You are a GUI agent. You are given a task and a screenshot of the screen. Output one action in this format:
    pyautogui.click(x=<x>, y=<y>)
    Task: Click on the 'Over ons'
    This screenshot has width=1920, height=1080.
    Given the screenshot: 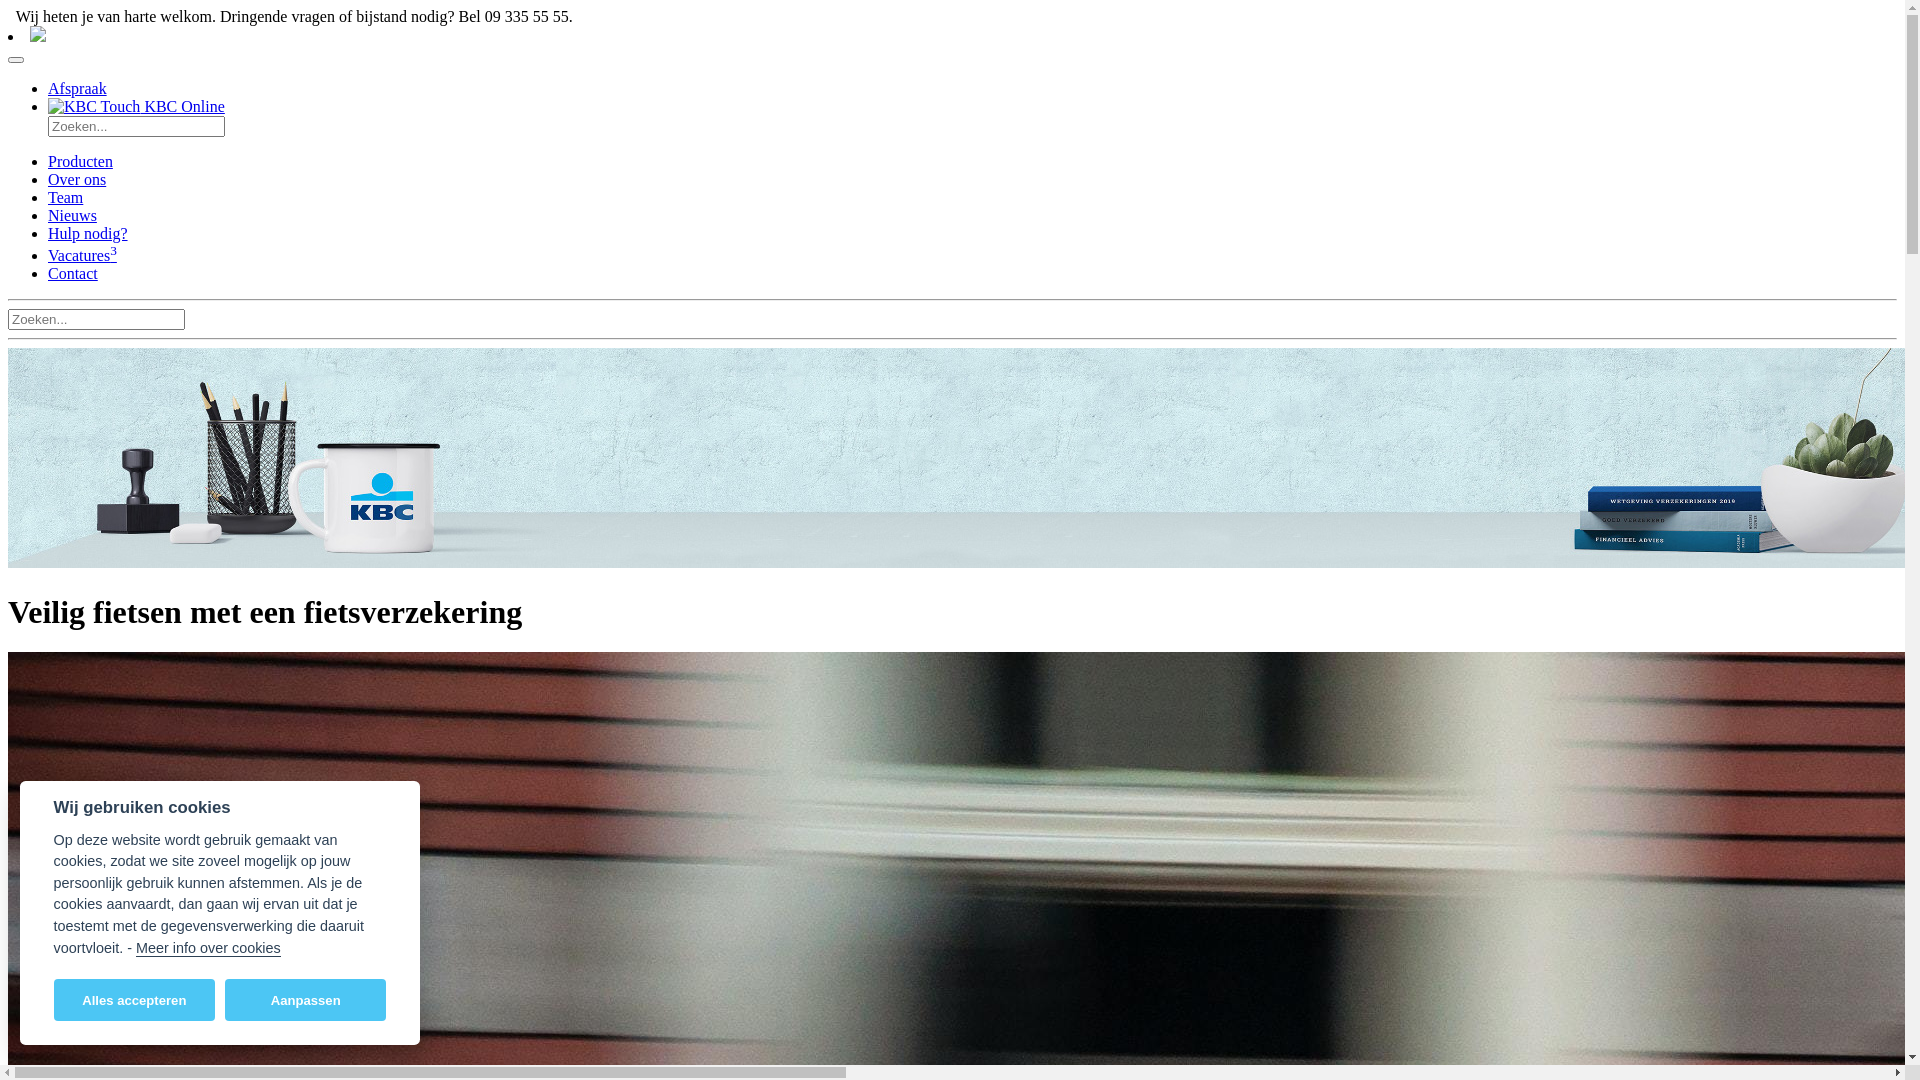 What is the action you would take?
    pyautogui.click(x=76, y=178)
    